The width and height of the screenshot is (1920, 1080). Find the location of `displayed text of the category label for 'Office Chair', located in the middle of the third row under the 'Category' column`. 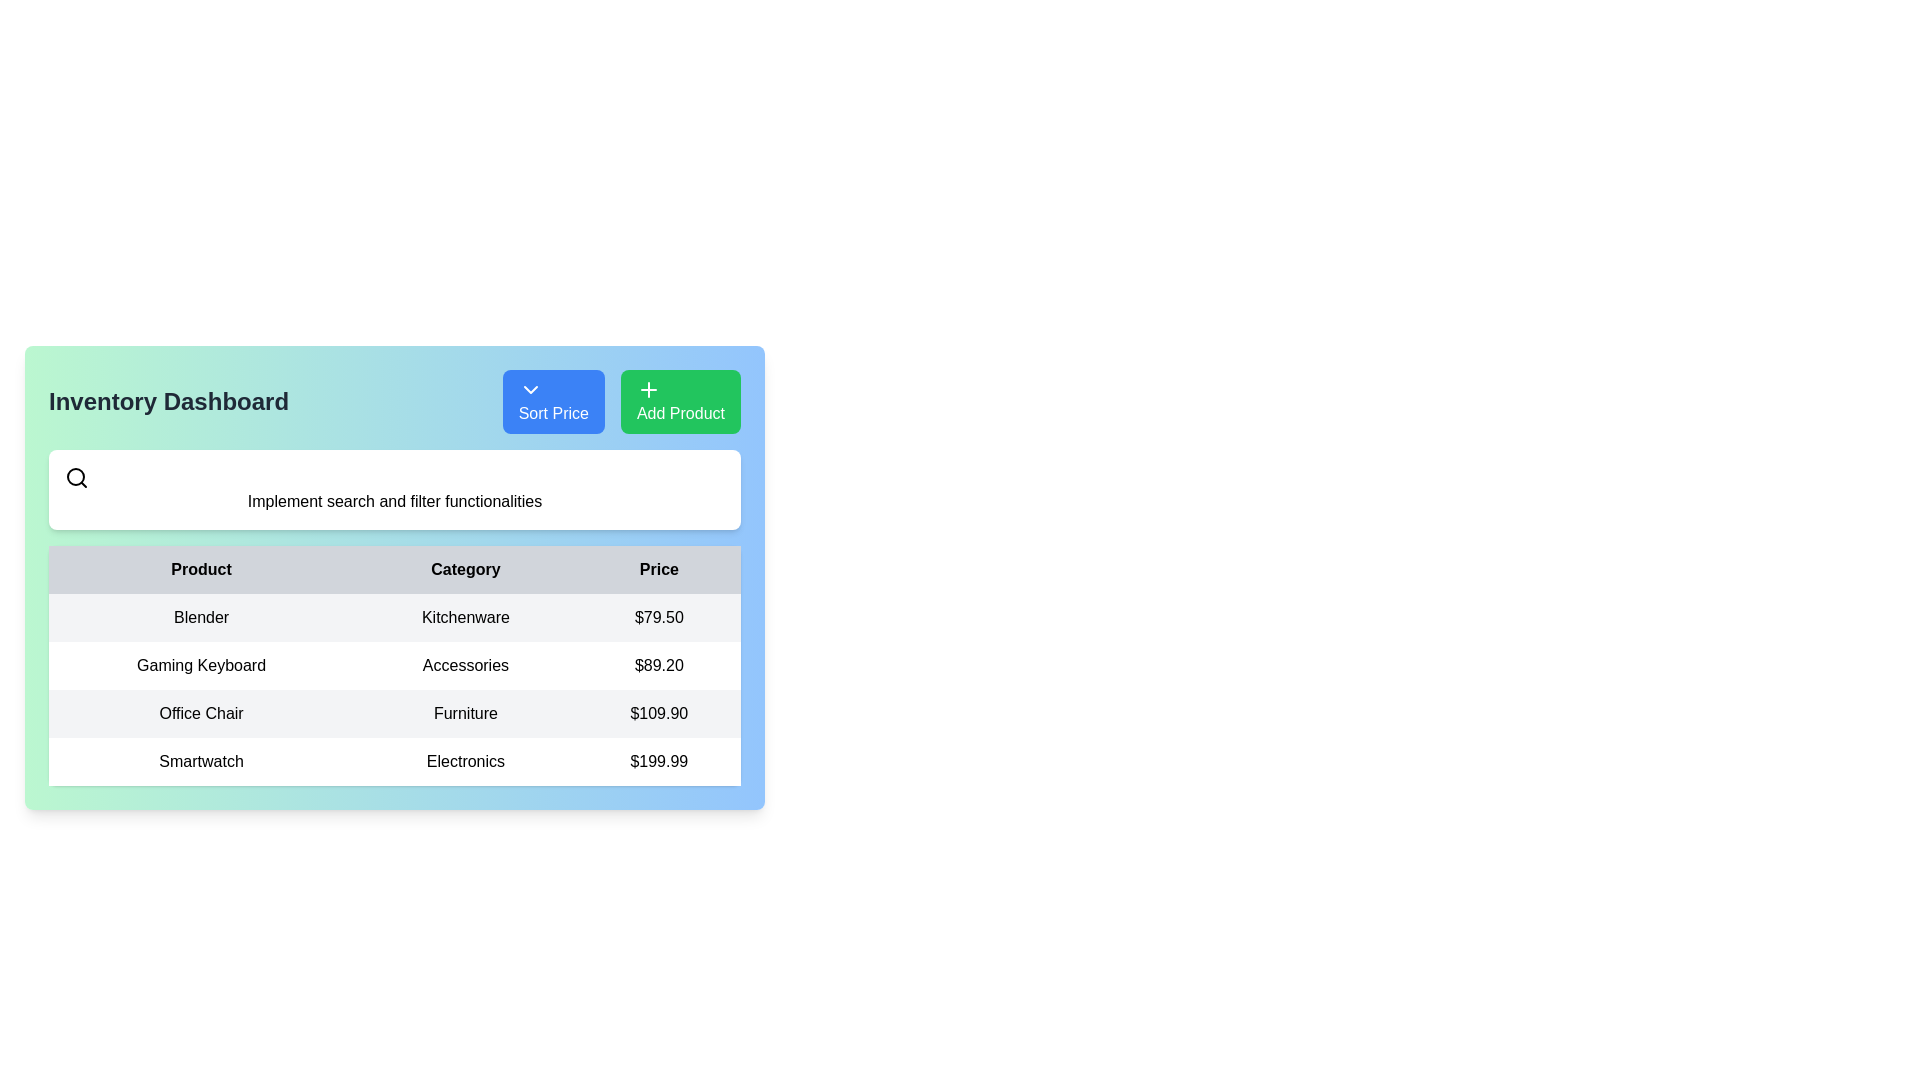

displayed text of the category label for 'Office Chair', located in the middle of the third row under the 'Category' column is located at coordinates (464, 712).